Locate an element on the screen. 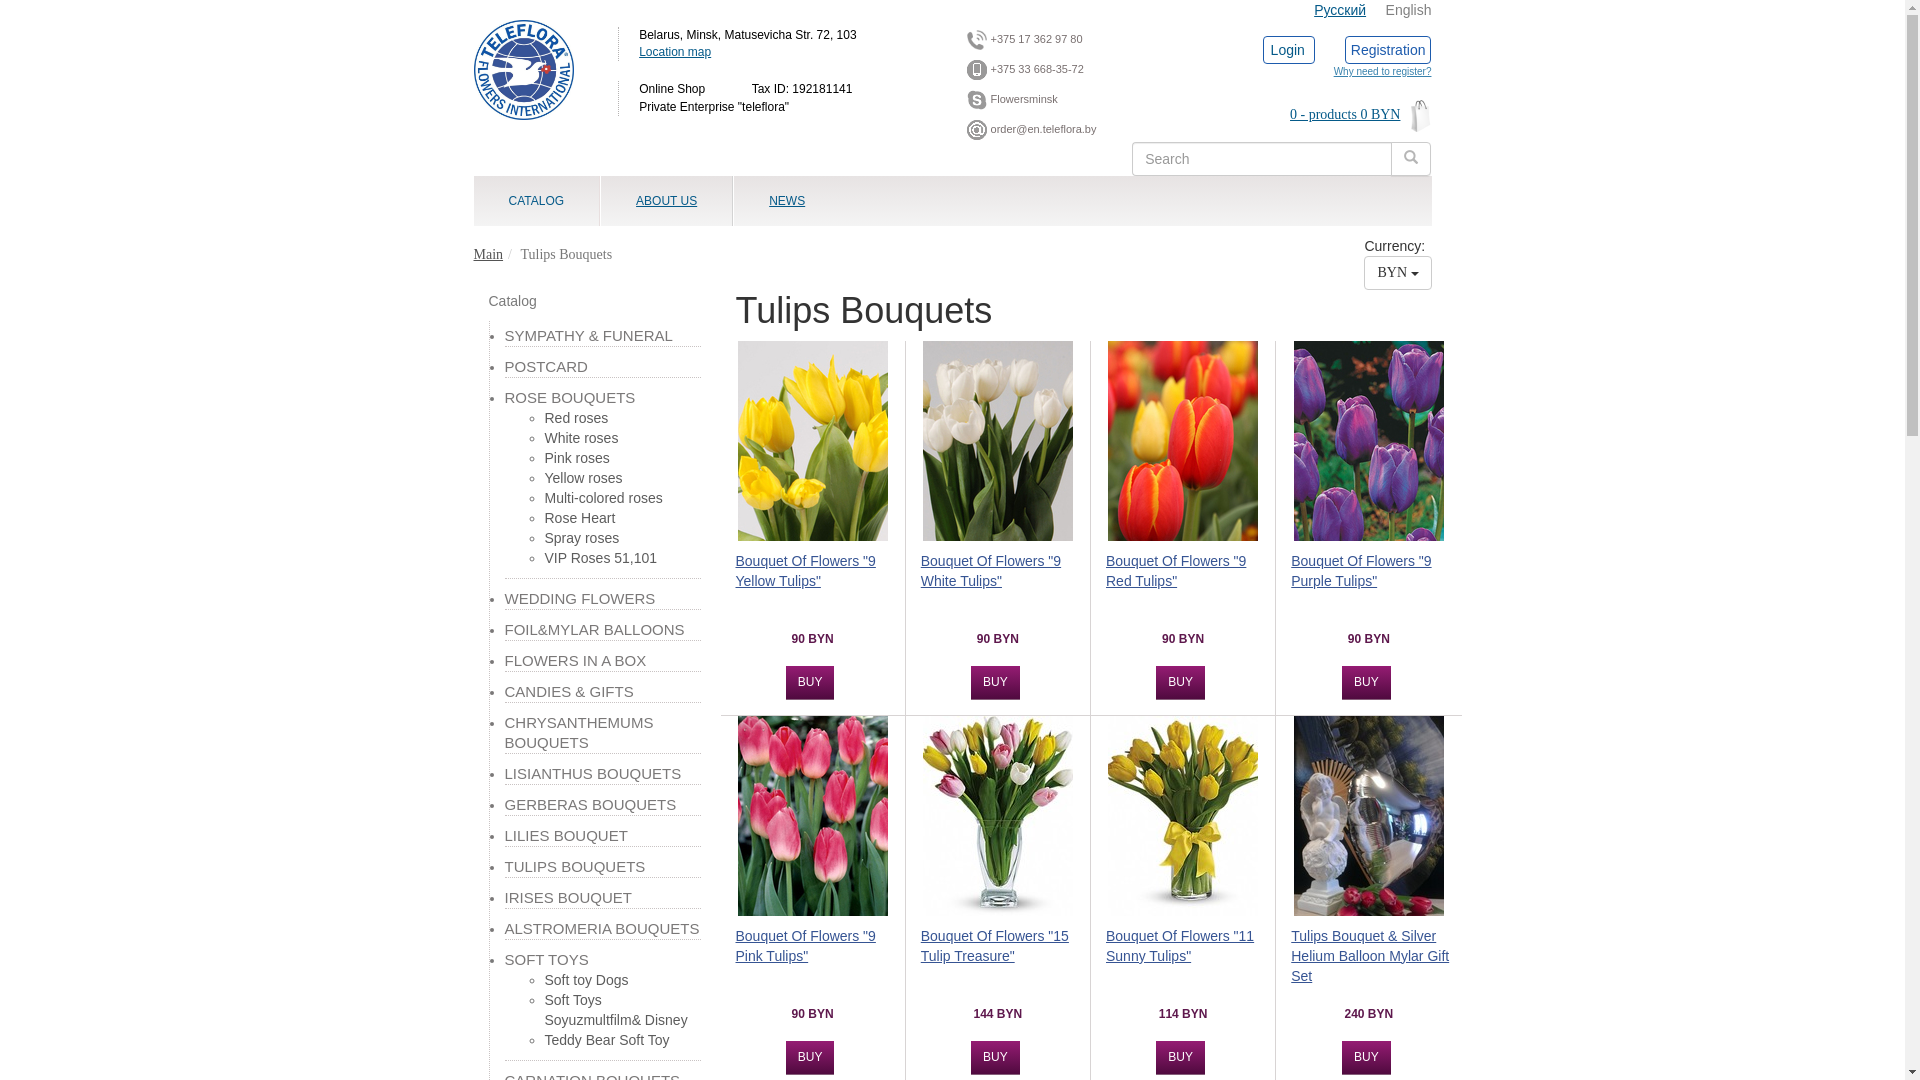 This screenshot has height=1080, width=1920. 'FLOWERS IN A BOX' is located at coordinates (504, 660).